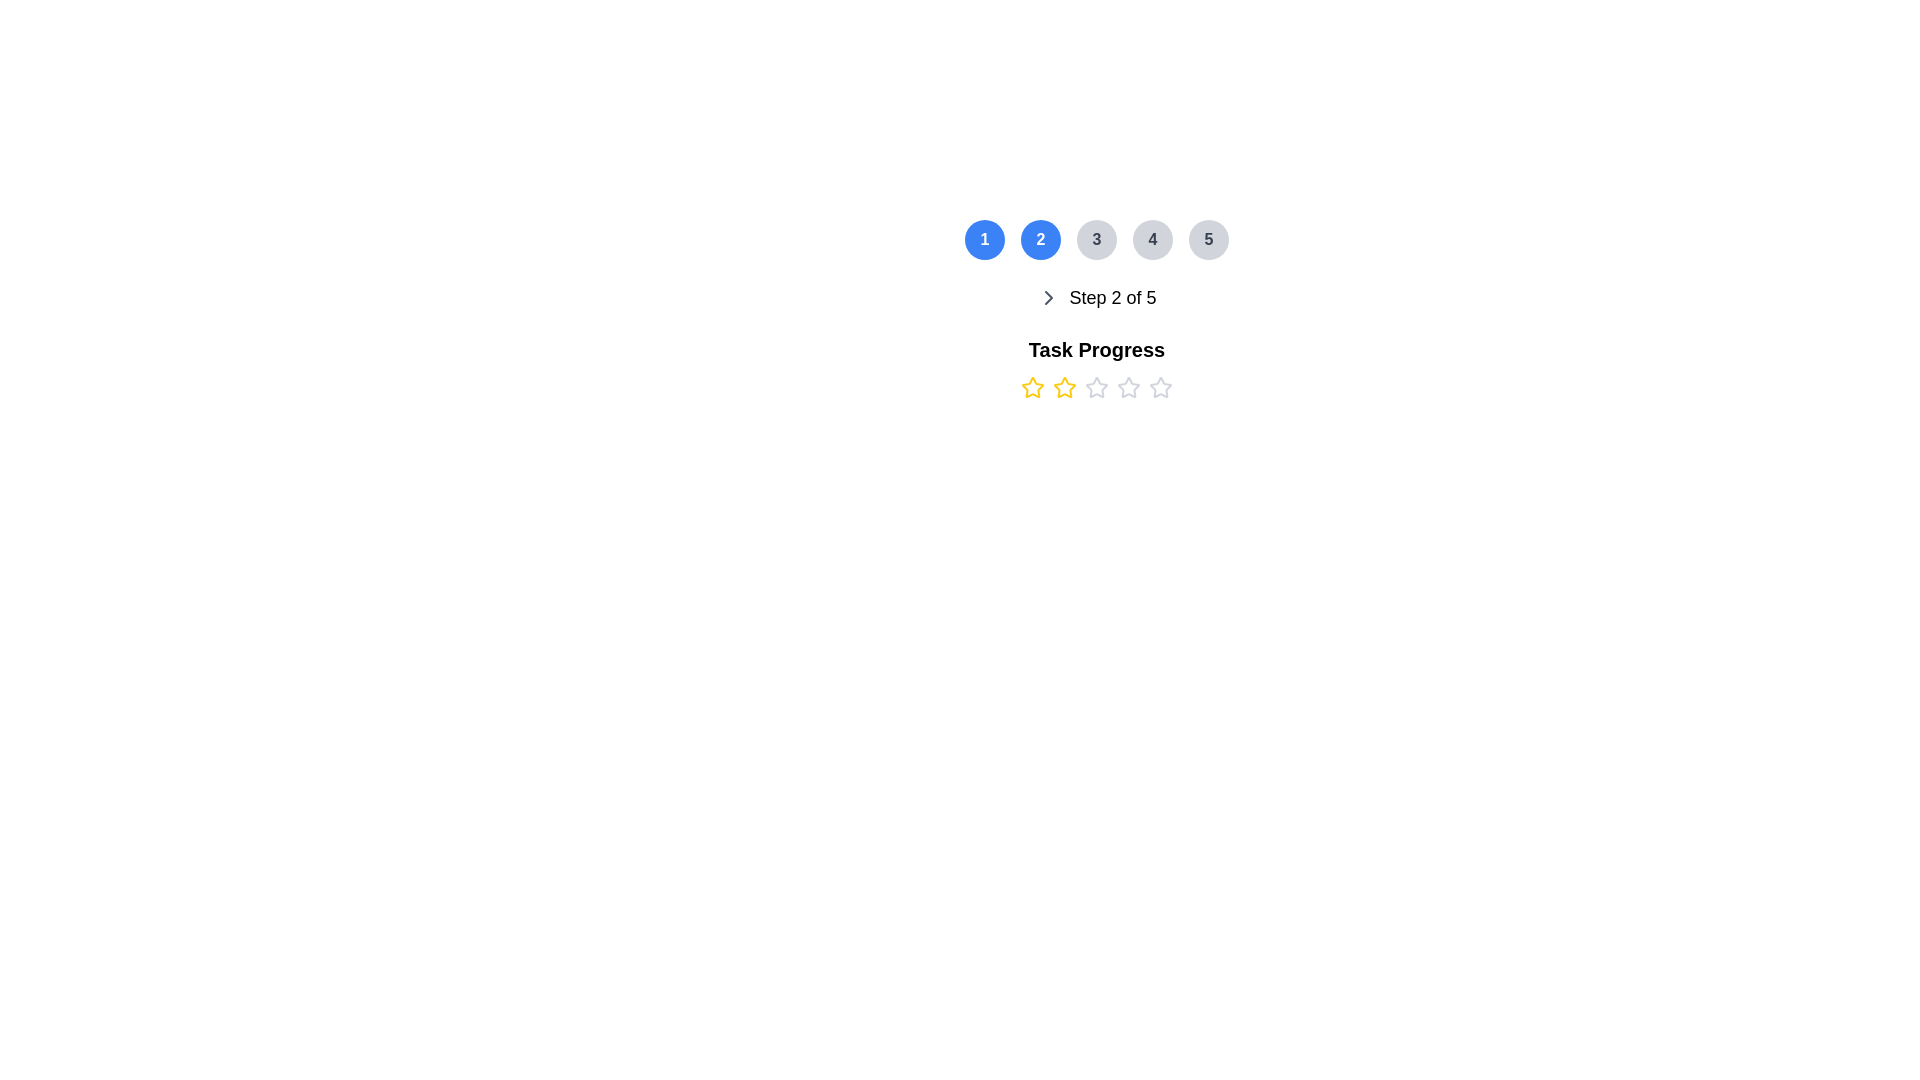  Describe the element at coordinates (1096, 388) in the screenshot. I see `the fourth star icon in the 'Task Progress' section under 'Step 2 of 5' to rate it` at that location.